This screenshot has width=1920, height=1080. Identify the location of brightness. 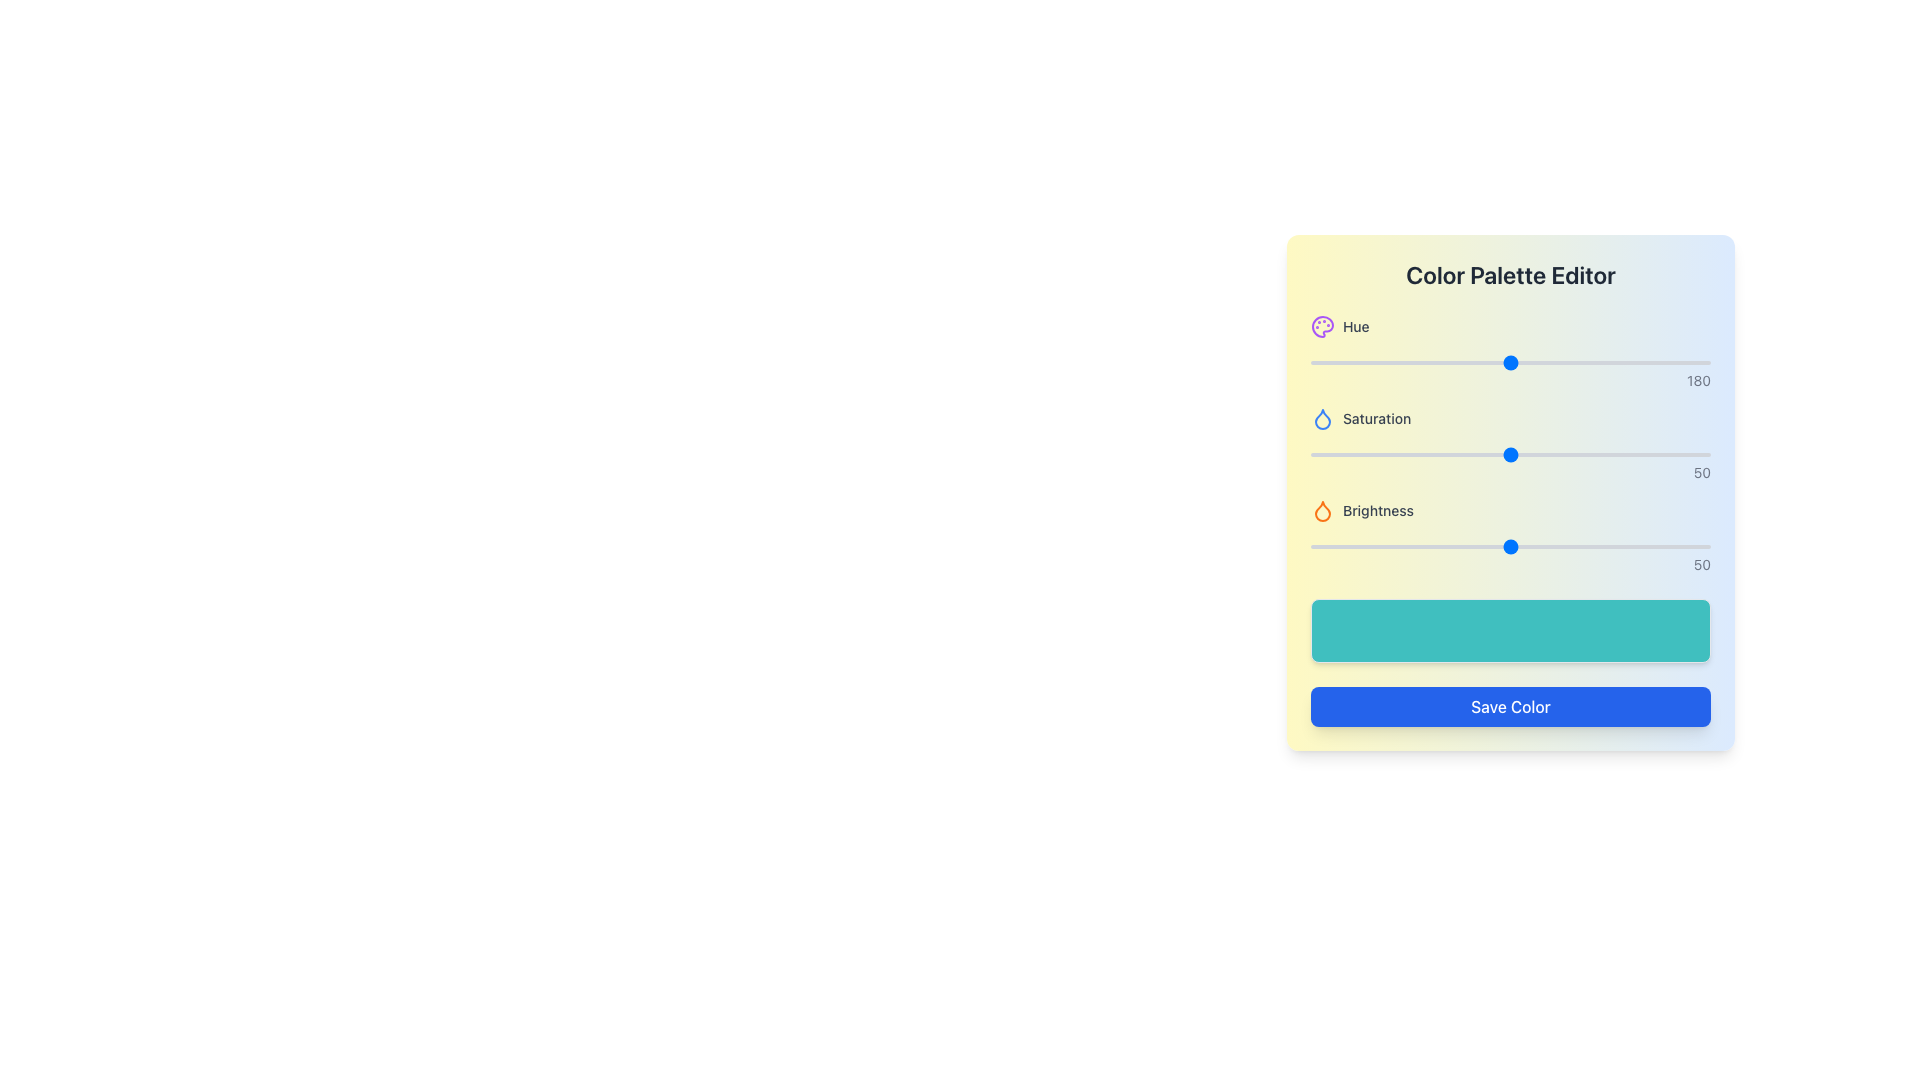
(1515, 547).